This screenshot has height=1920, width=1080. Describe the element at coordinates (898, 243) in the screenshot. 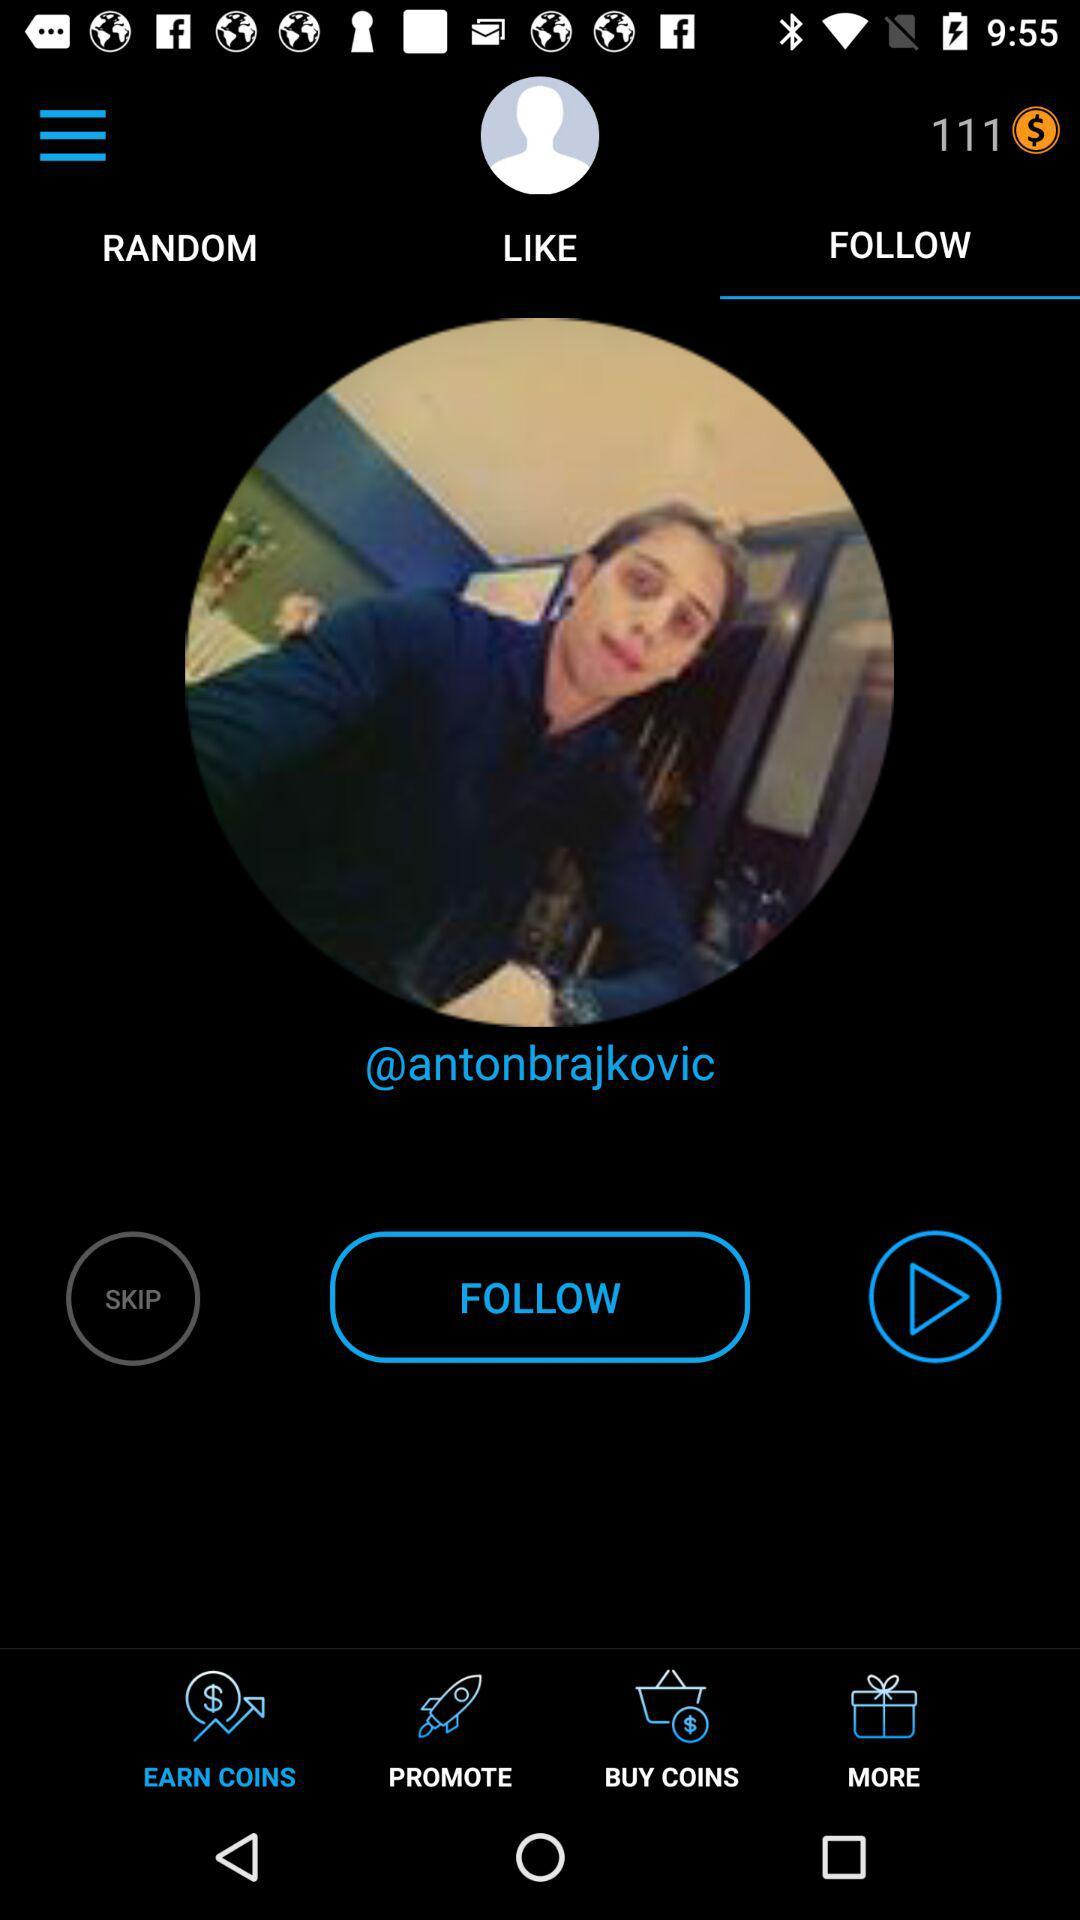

I see `tap the follow button` at that location.